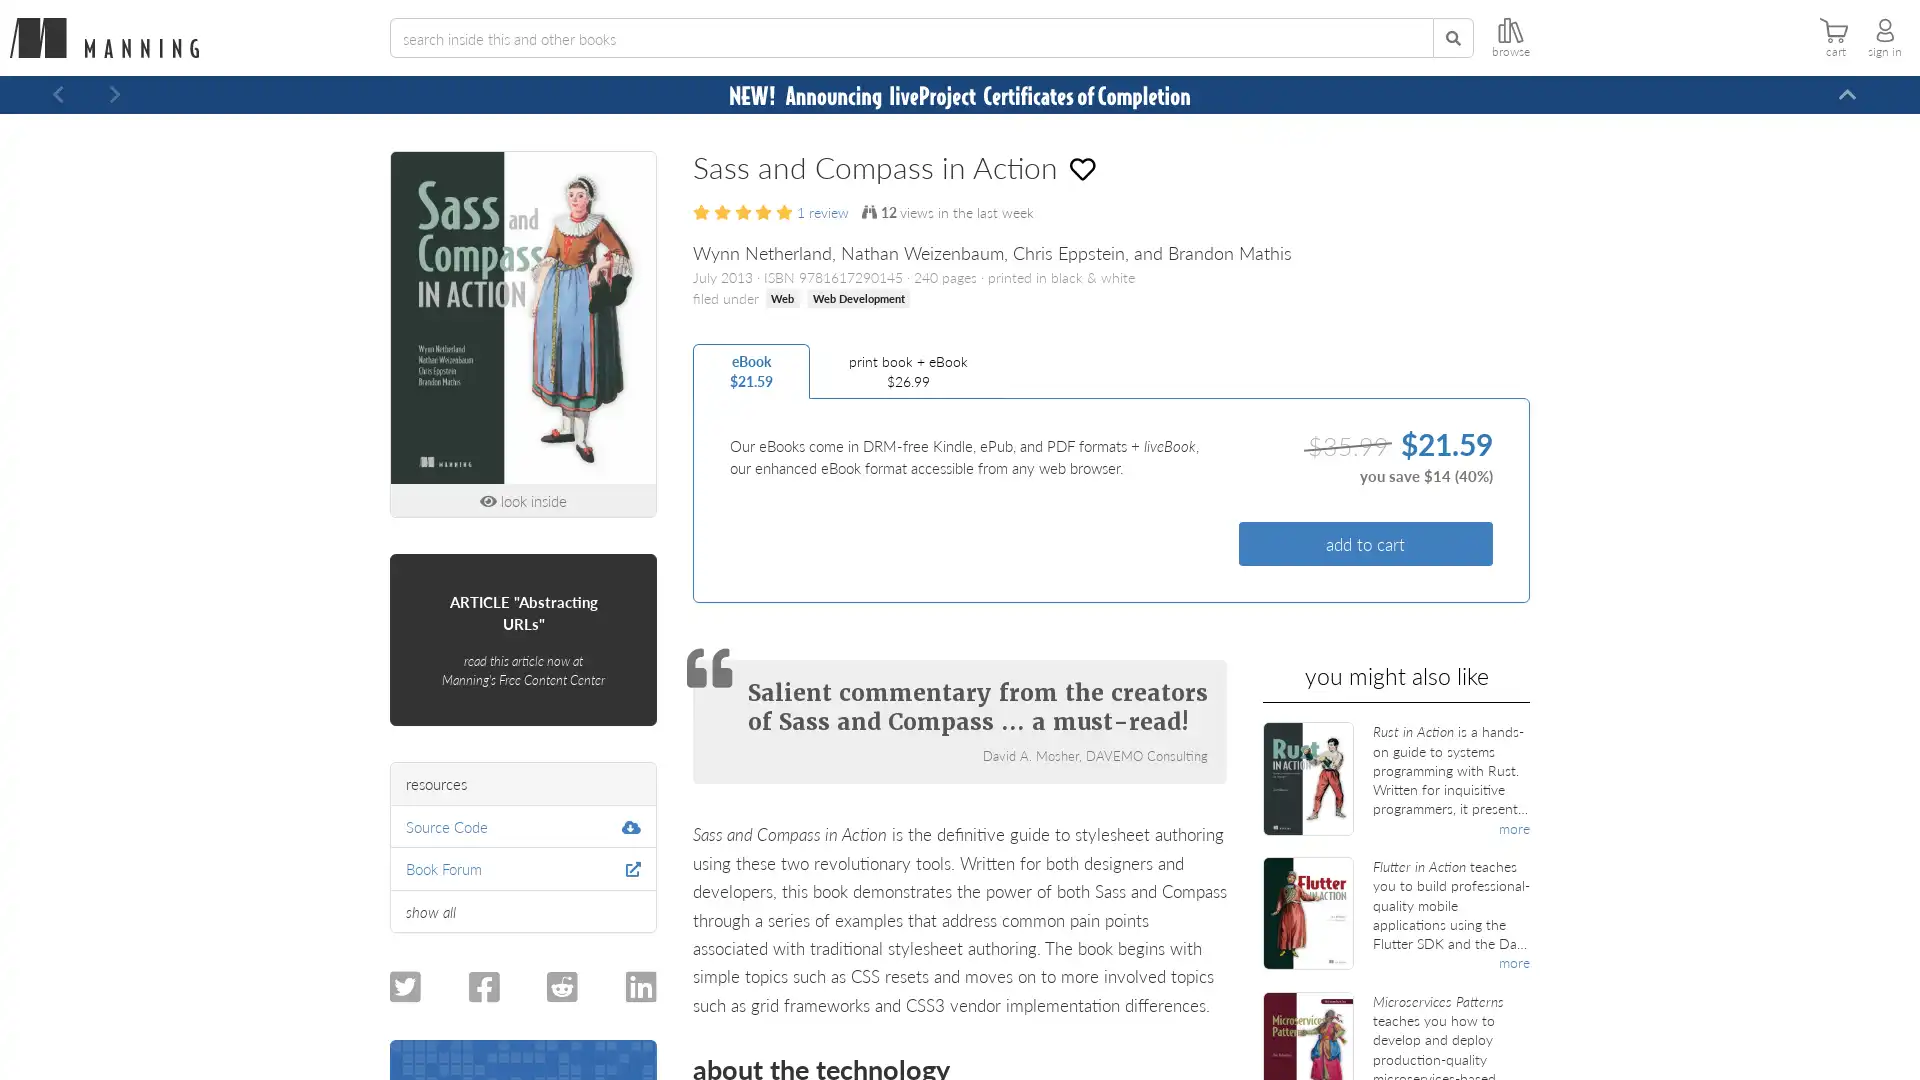 Image resolution: width=1920 pixels, height=1080 pixels. What do you see at coordinates (1364, 543) in the screenshot?
I see `add to cart` at bounding box center [1364, 543].